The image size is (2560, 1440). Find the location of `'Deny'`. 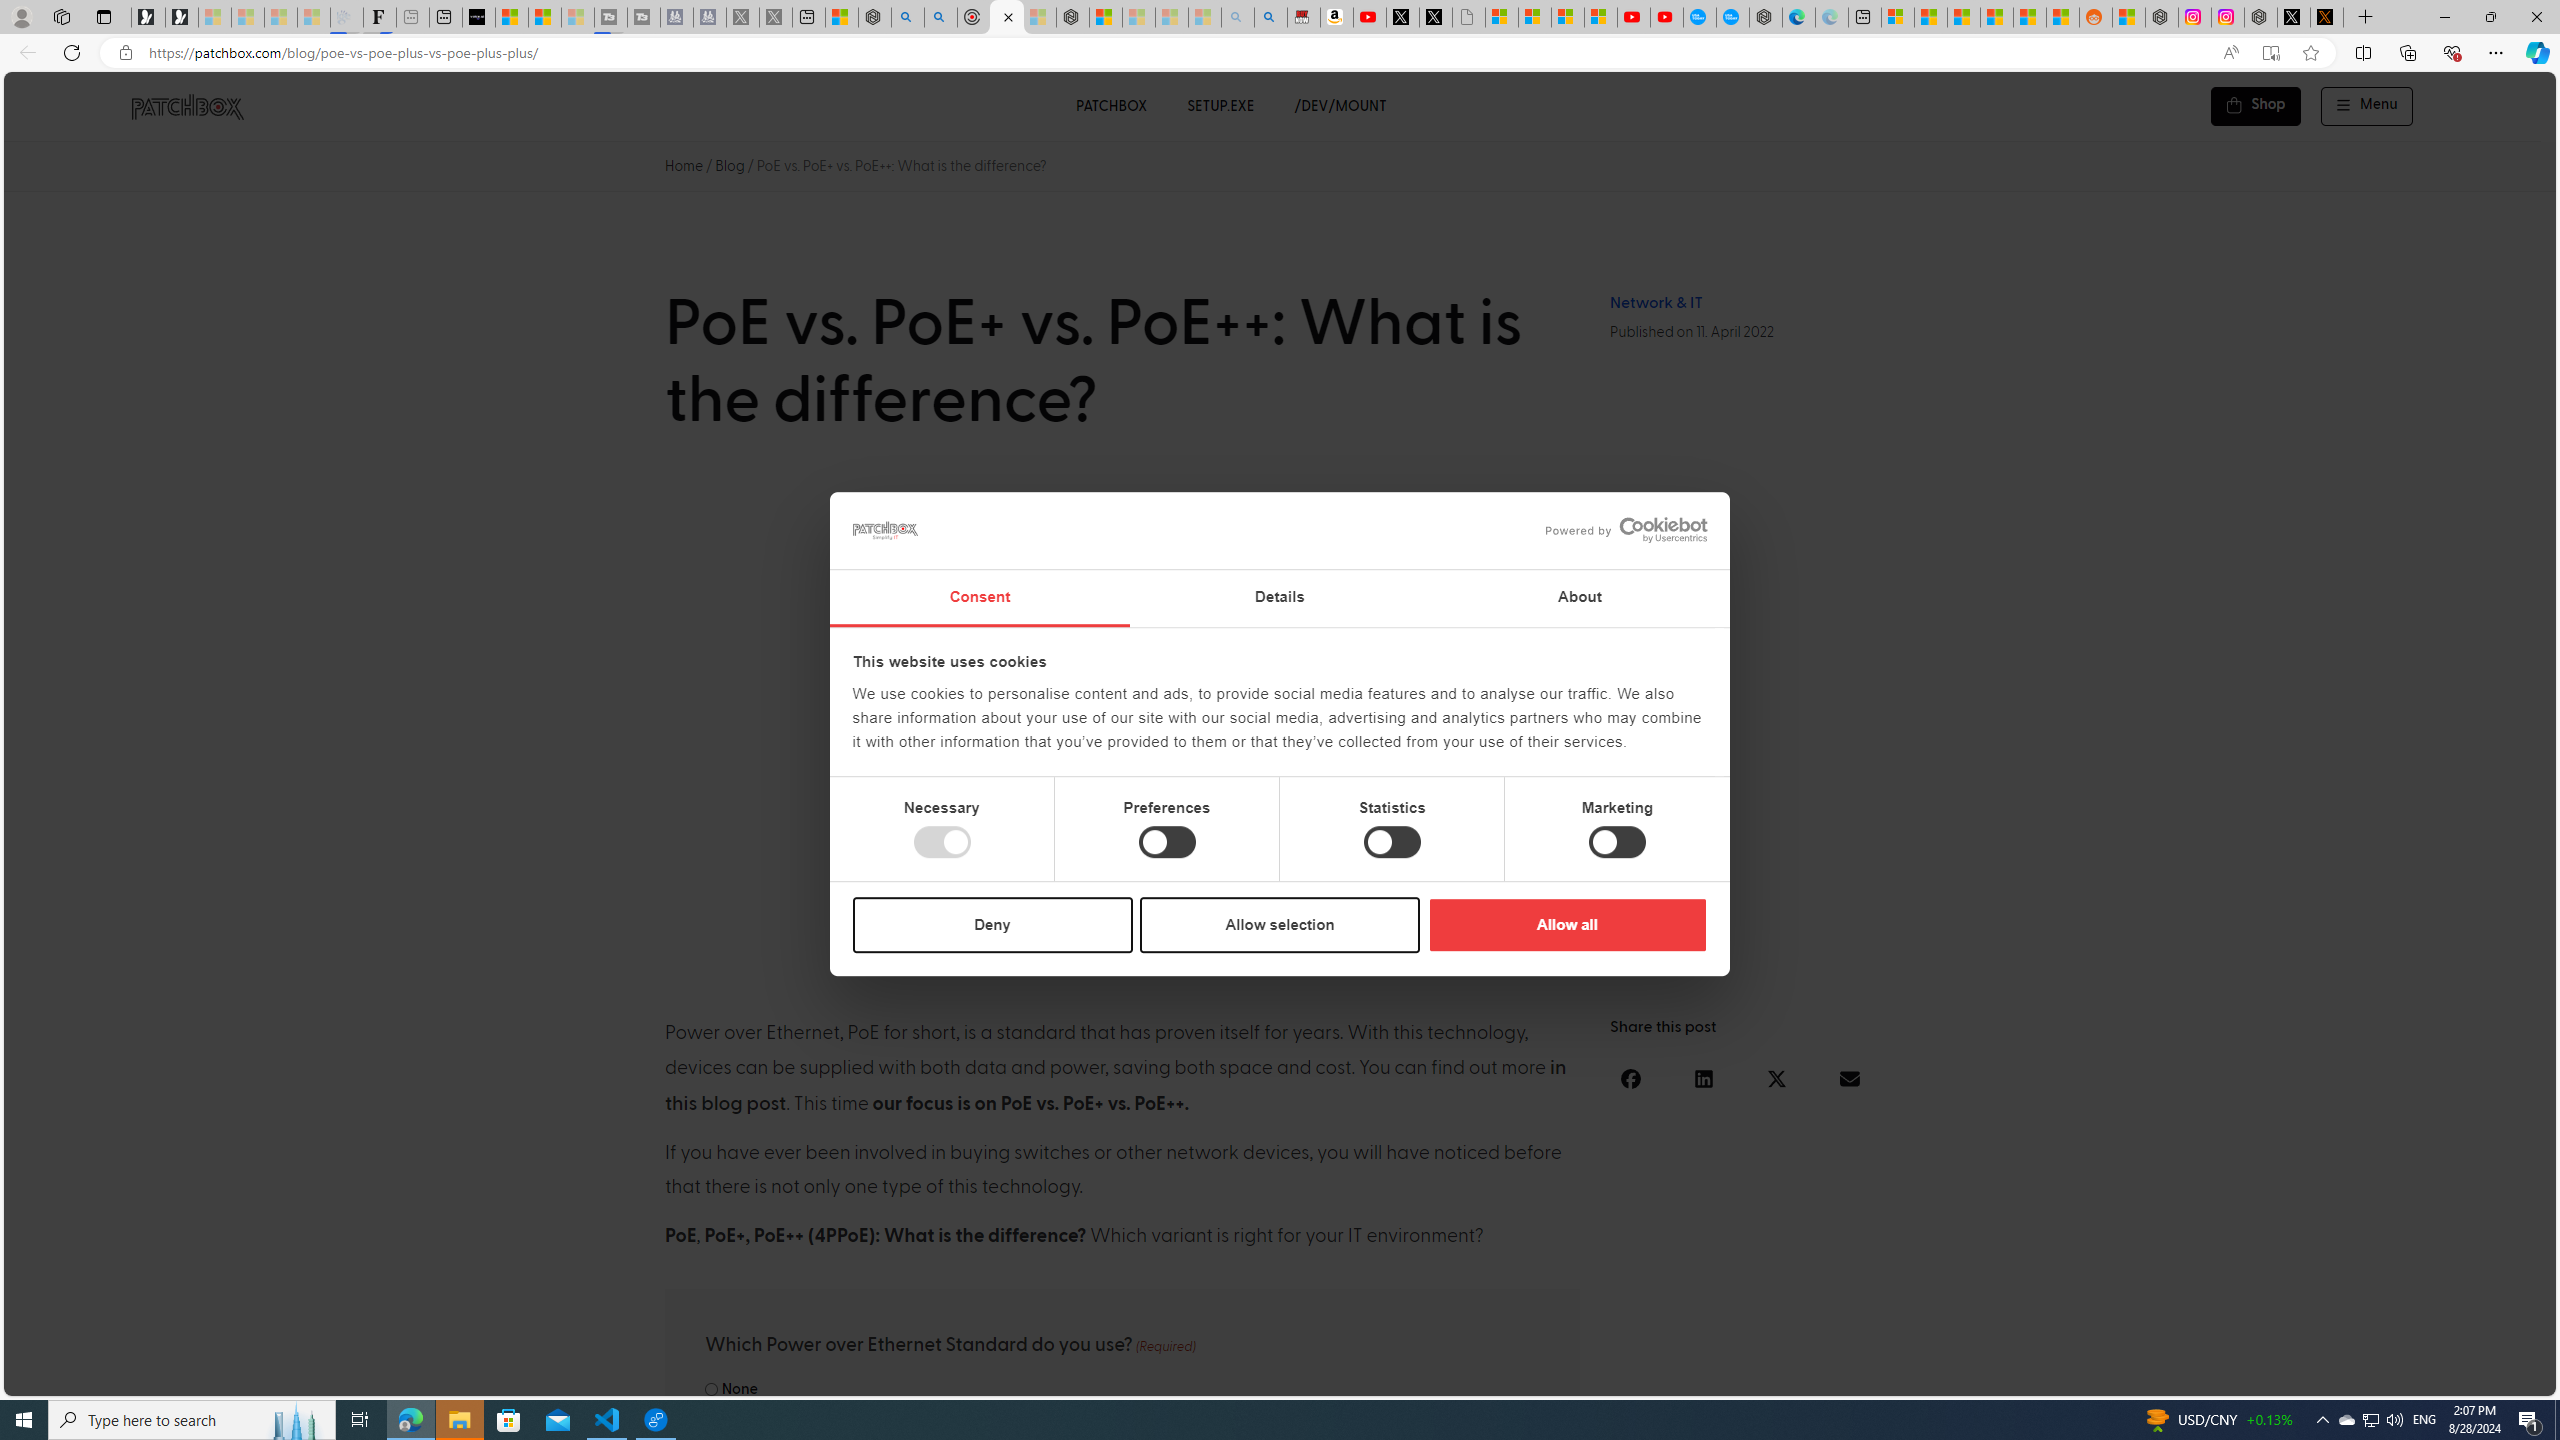

'Deny' is located at coordinates (992, 923).